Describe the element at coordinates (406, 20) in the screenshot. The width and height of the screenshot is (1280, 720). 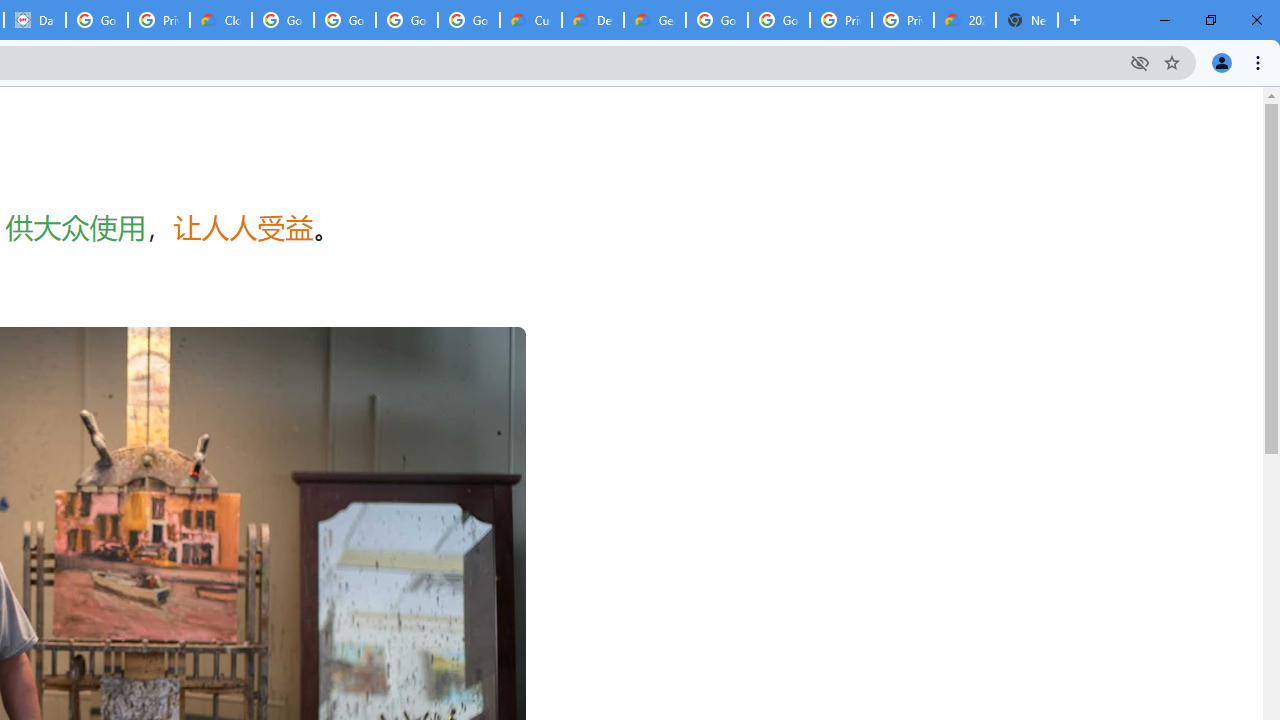
I see `'Google Workspace - Specific Terms'` at that location.